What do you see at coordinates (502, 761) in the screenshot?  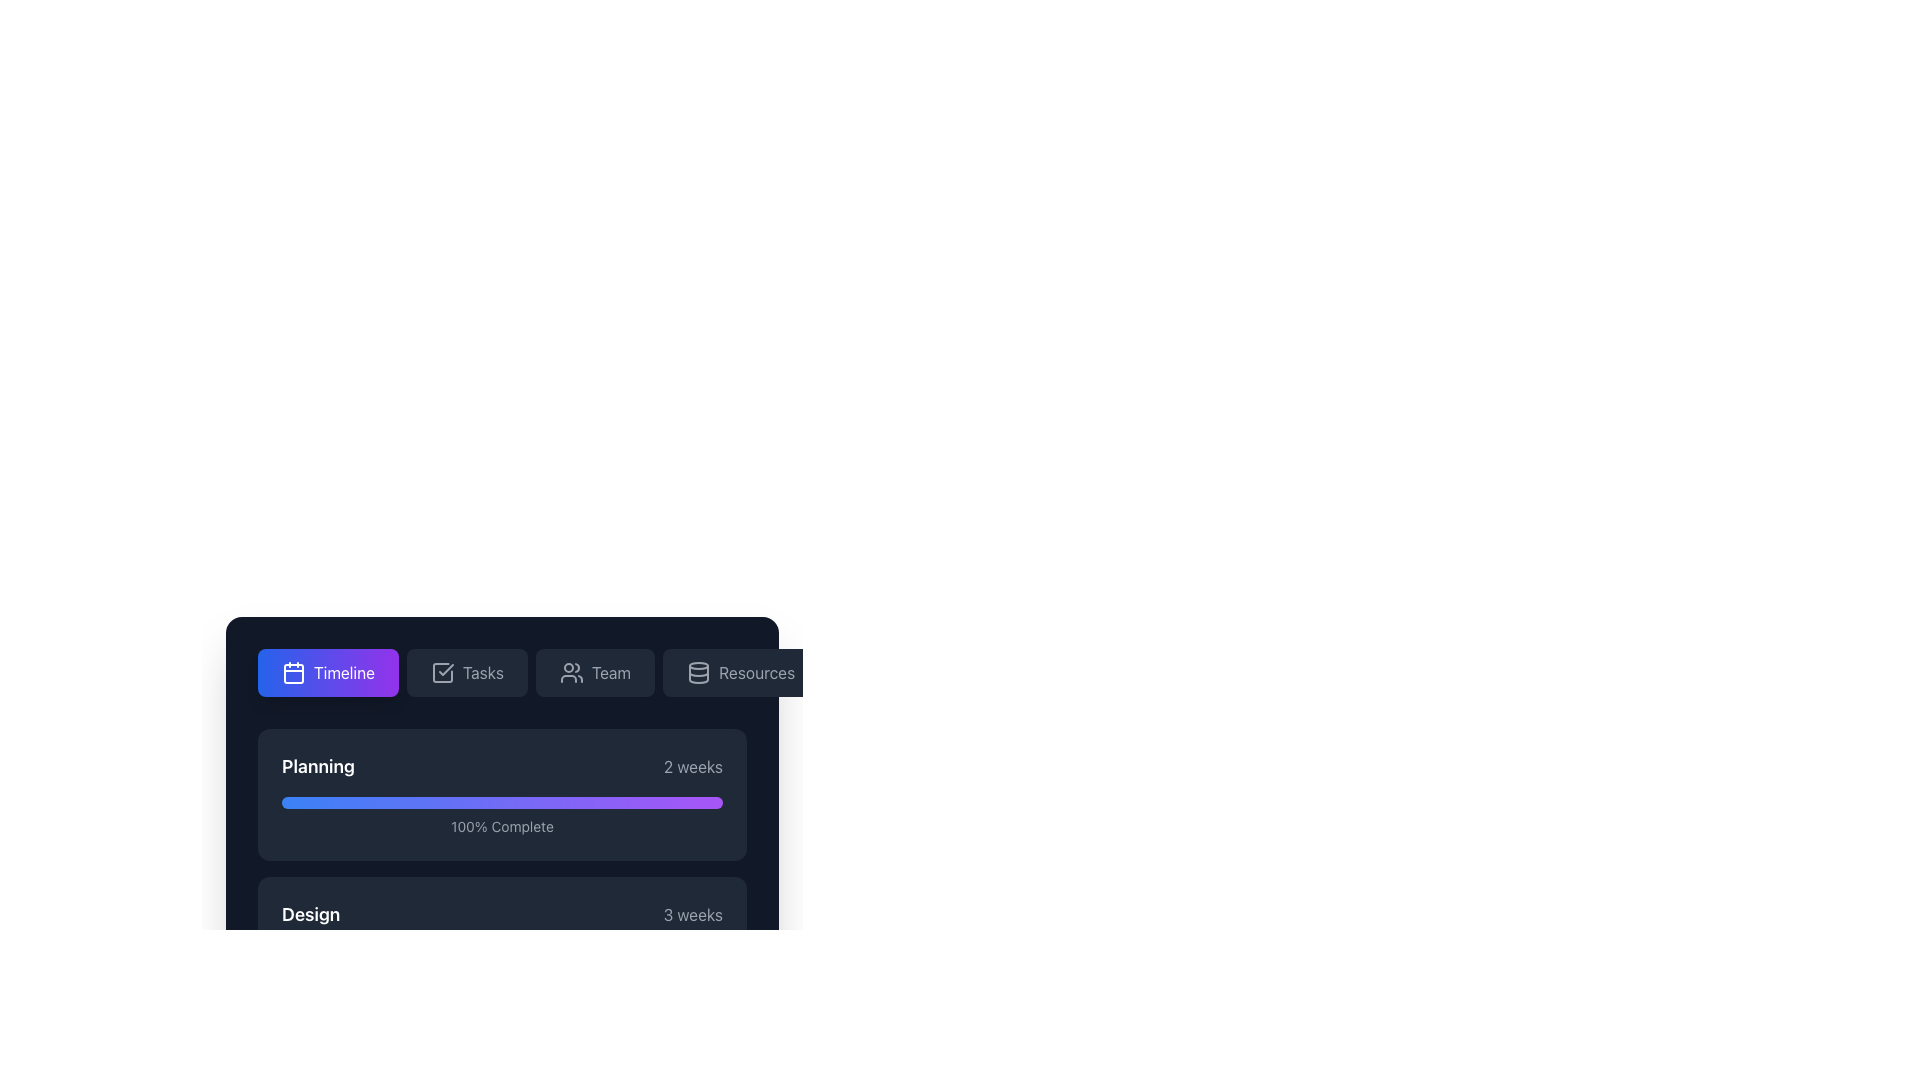 I see `the navigation buttons above the Progress card titled 'Planning', which is the first card in a vertical stack of progress cards` at bounding box center [502, 761].